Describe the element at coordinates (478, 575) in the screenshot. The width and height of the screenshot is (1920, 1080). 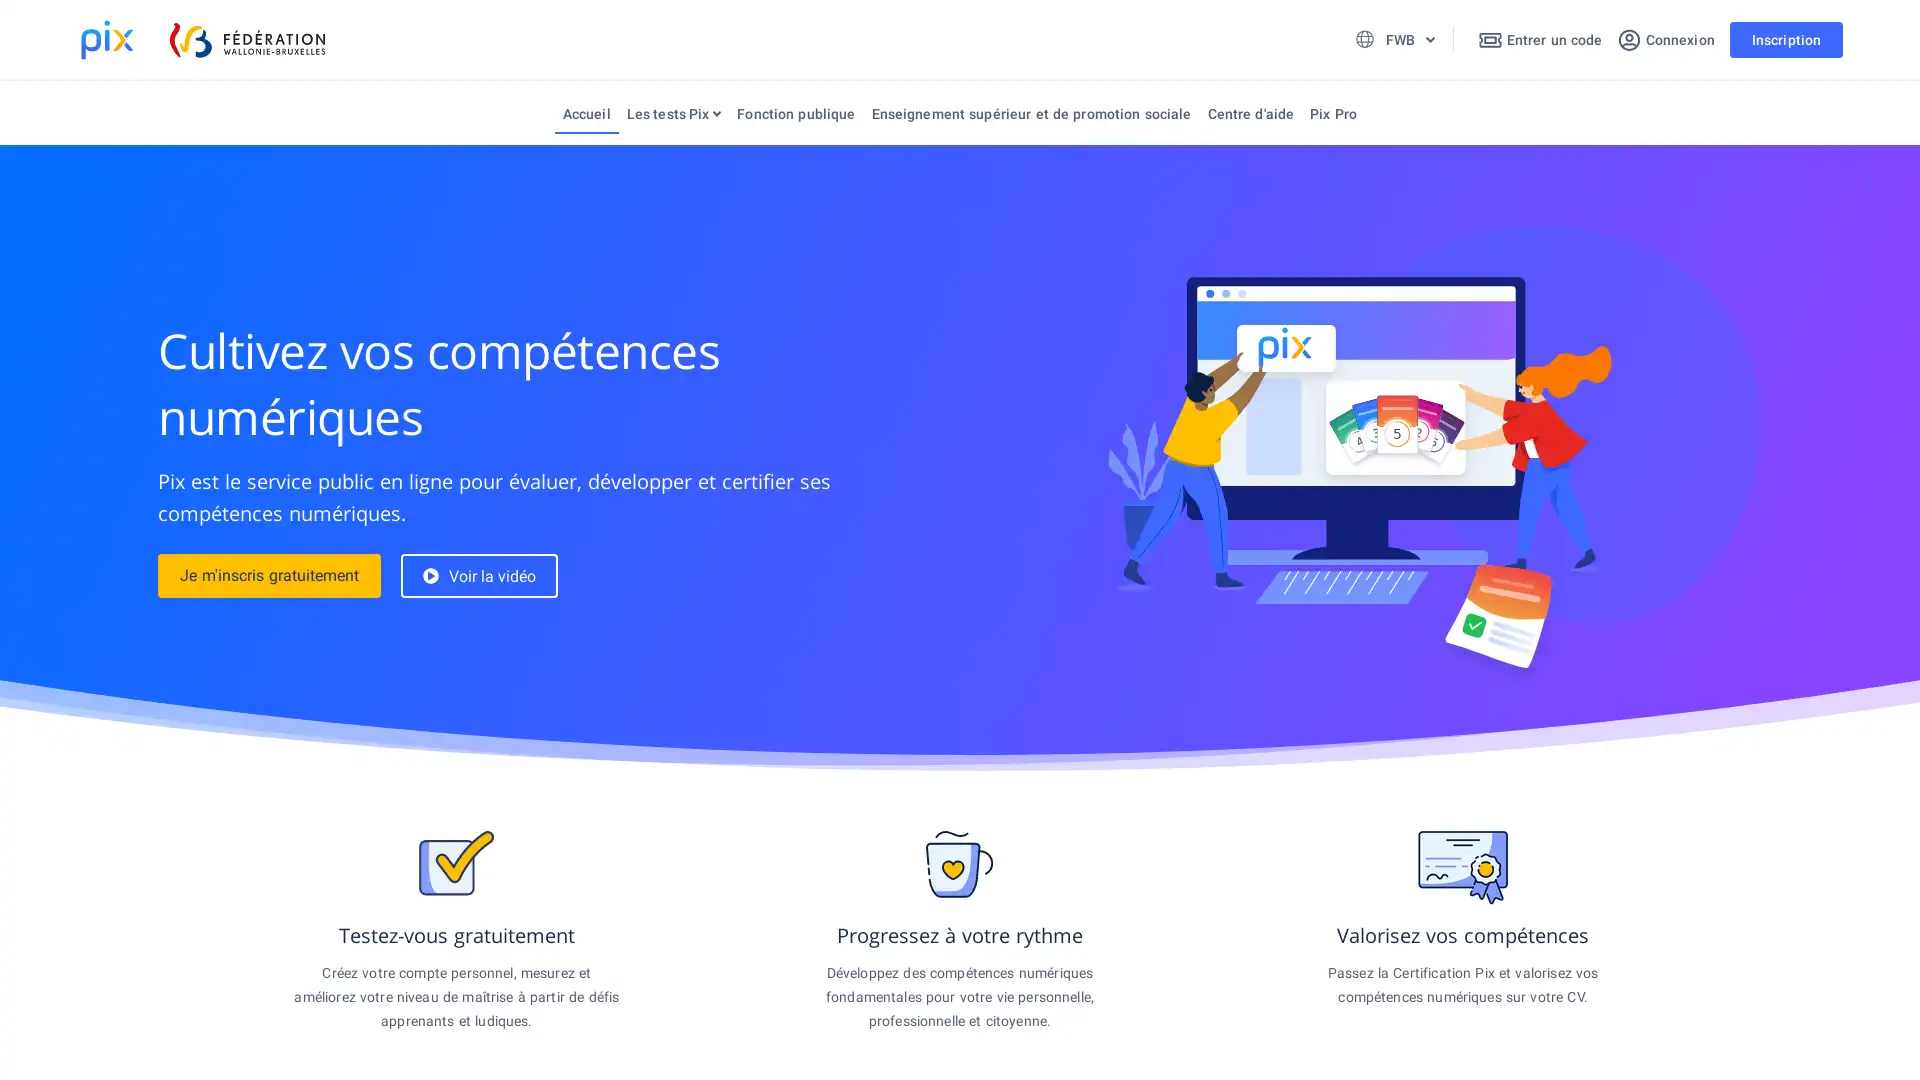
I see `Voir la video` at that location.